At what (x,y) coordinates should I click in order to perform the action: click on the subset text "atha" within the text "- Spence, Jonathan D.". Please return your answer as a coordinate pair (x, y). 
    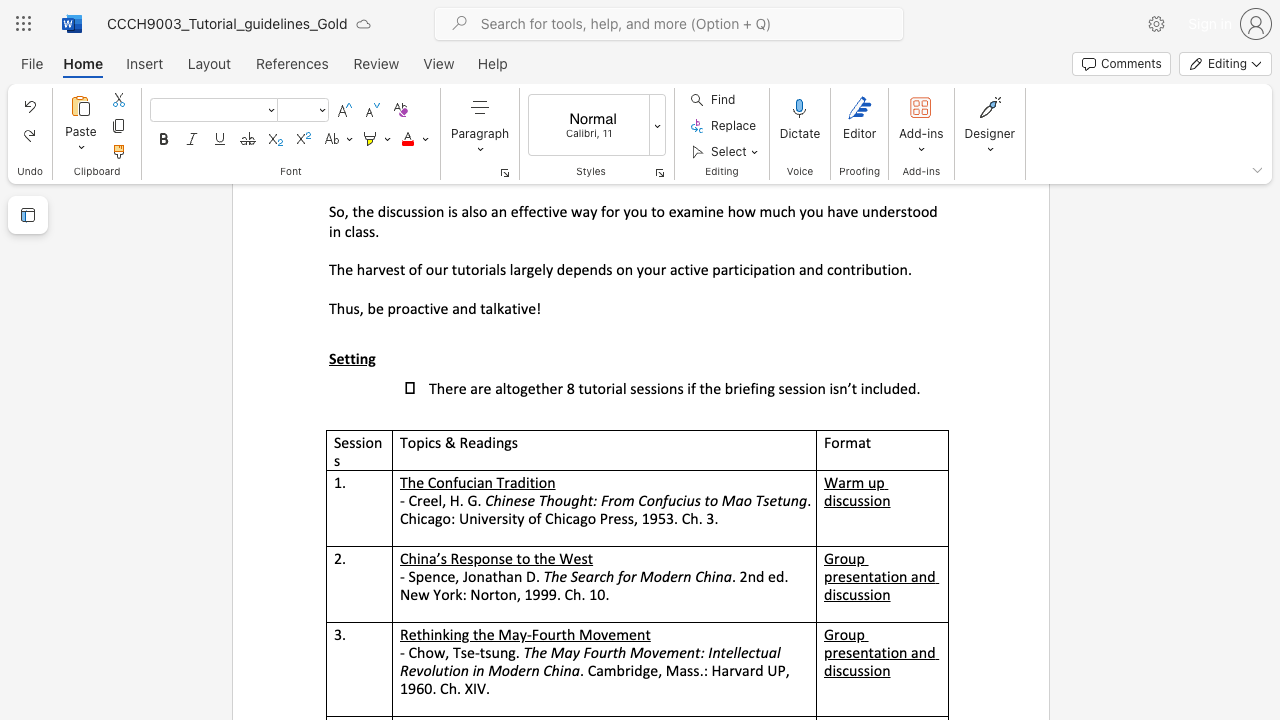
    Looking at the image, I should click on (484, 576).